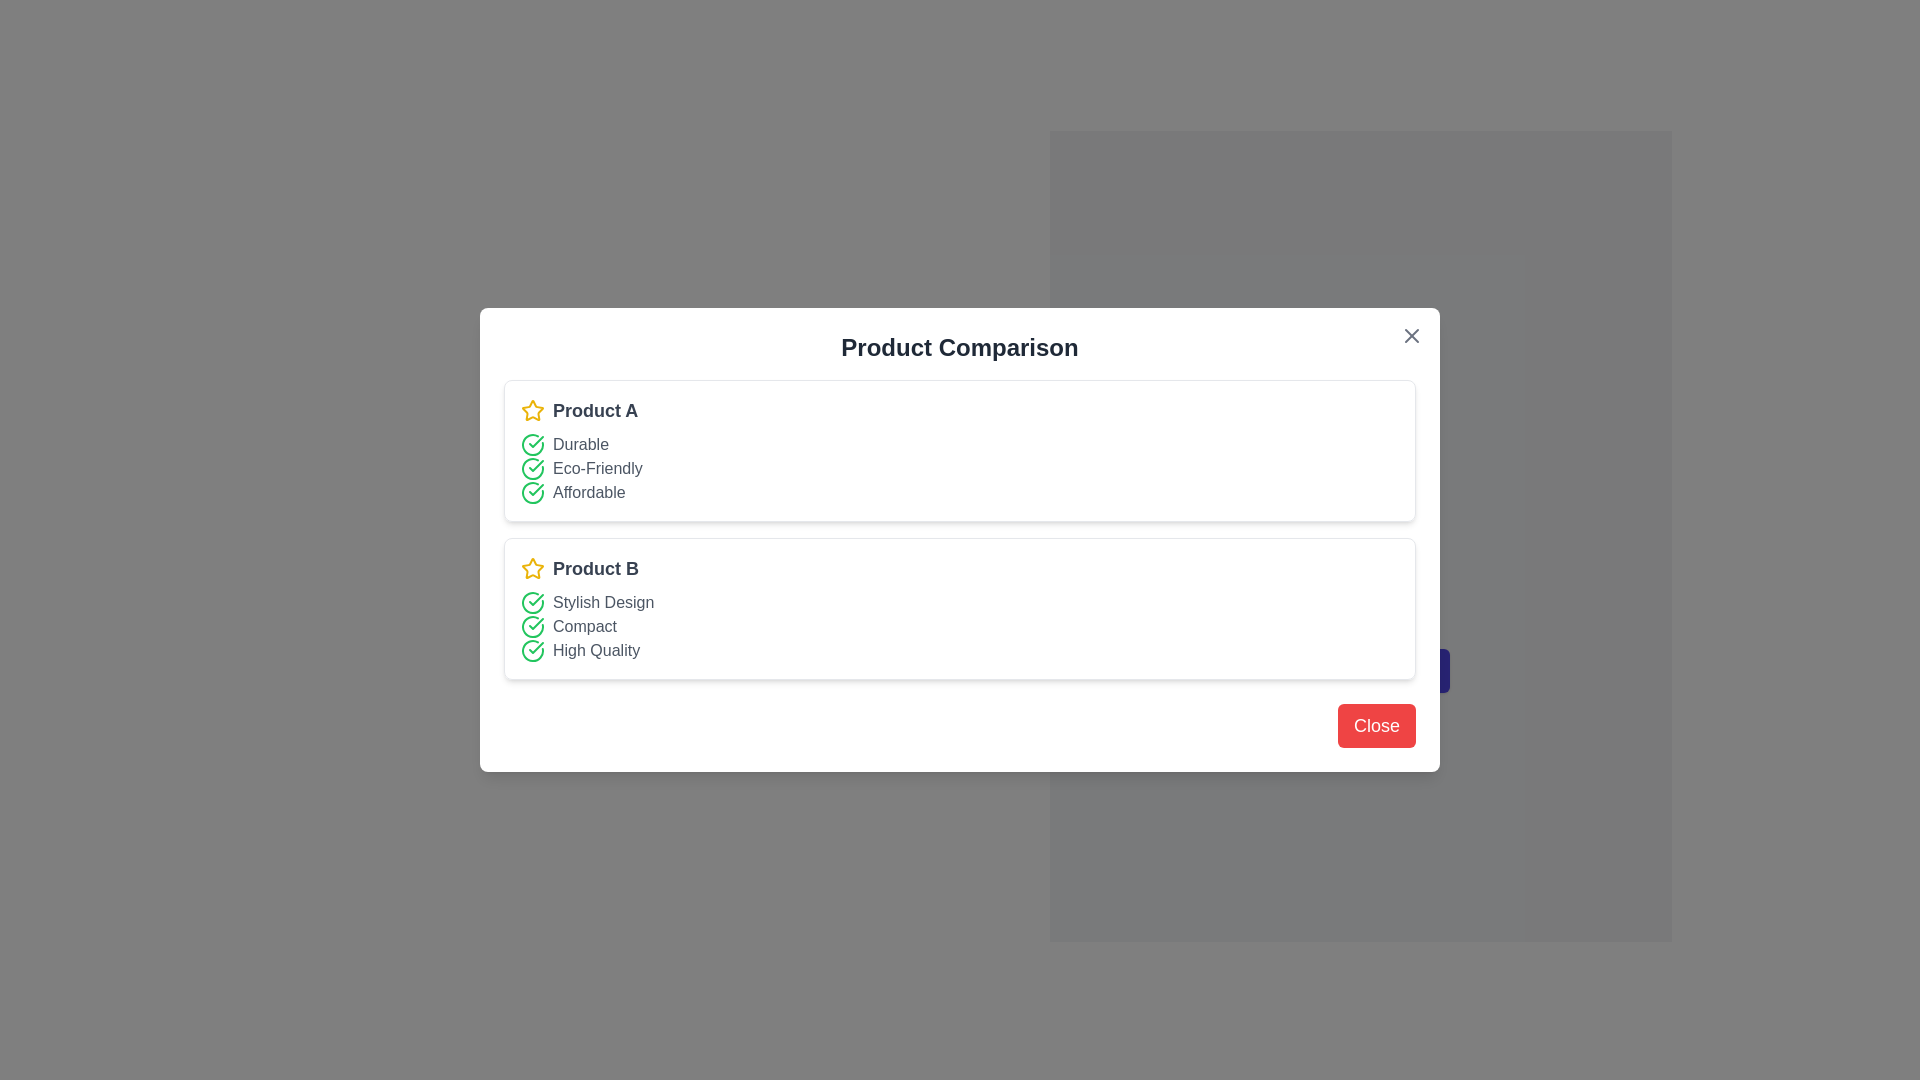 The height and width of the screenshot is (1080, 1920). I want to click on the circular graphical indicator with a green hue, which is part of the icon structure for 'Product B' and positioned above the text 'Stylish Design.', so click(532, 601).